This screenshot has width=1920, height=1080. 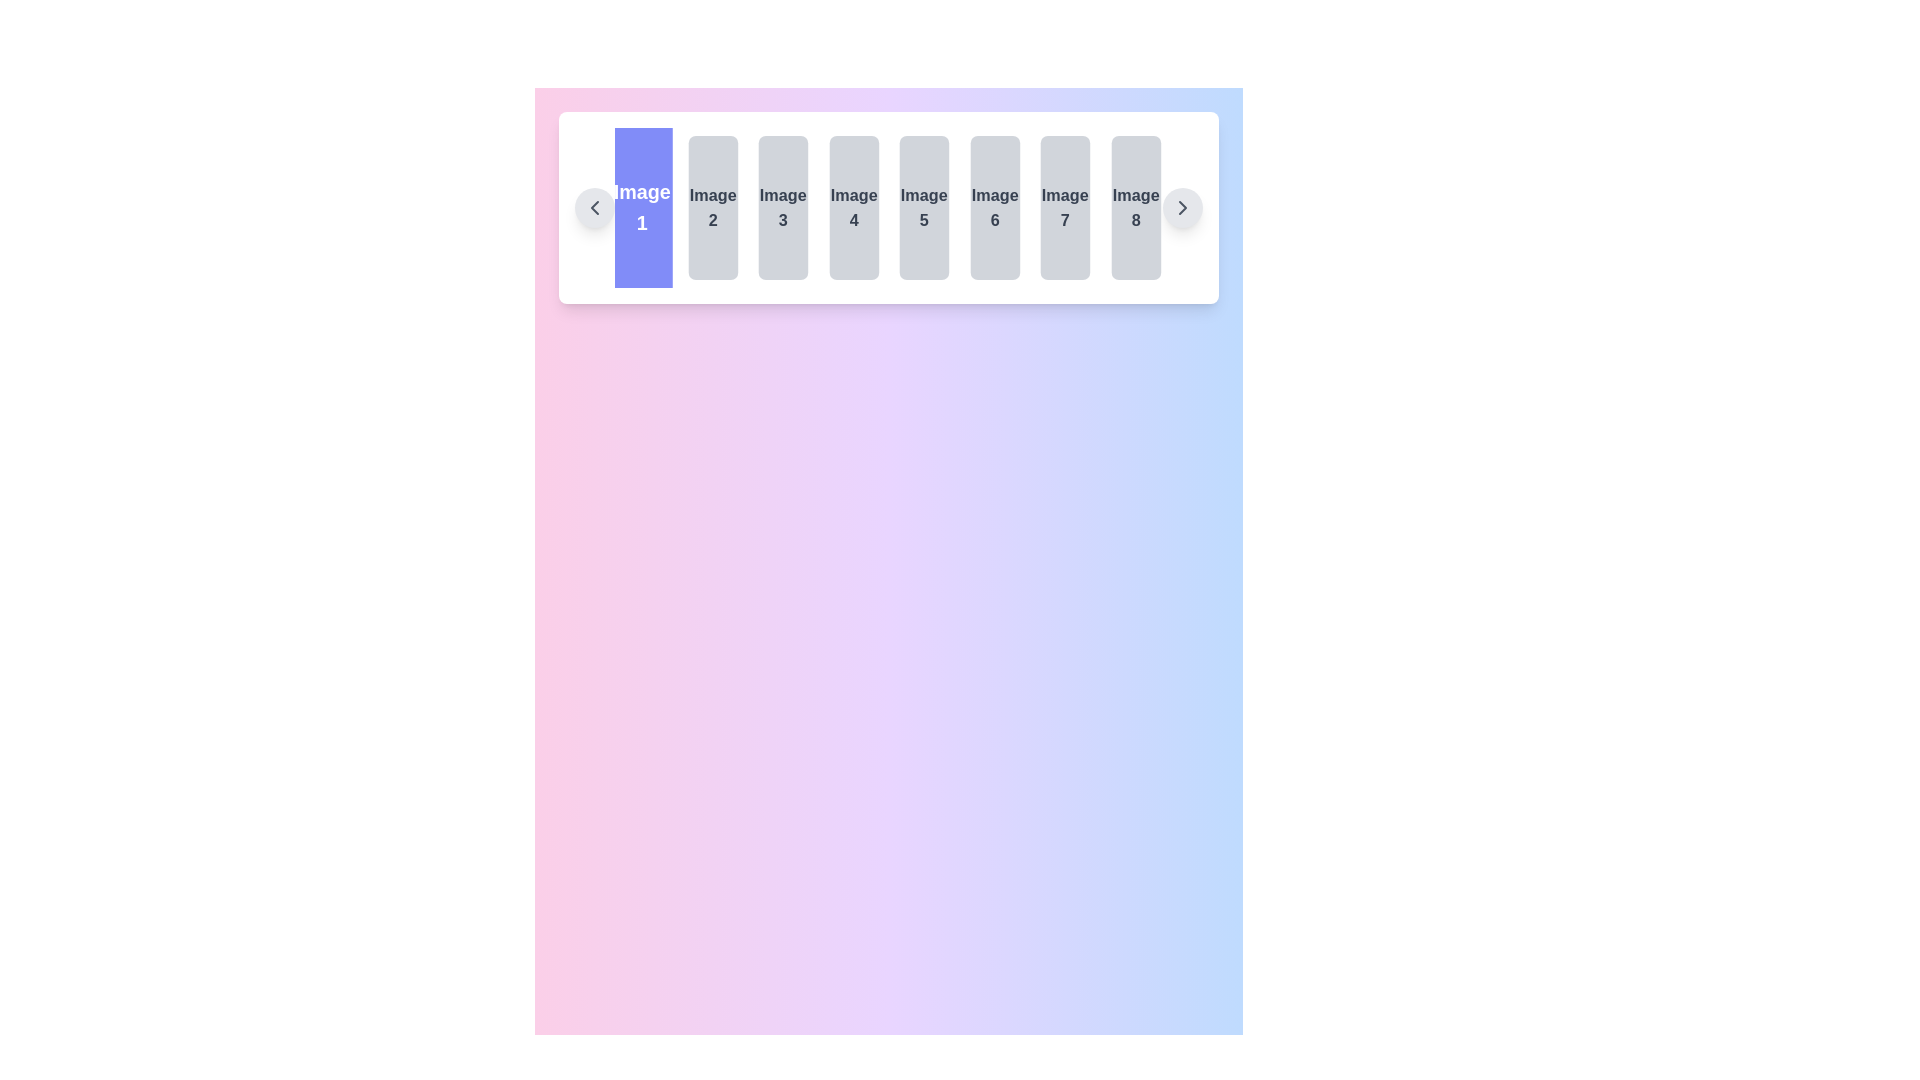 What do you see at coordinates (1064, 208) in the screenshot?
I see `the non-interactive button labeled 'Image 7', which has a light gray background and is the seventh button from the left in a horizontal row` at bounding box center [1064, 208].